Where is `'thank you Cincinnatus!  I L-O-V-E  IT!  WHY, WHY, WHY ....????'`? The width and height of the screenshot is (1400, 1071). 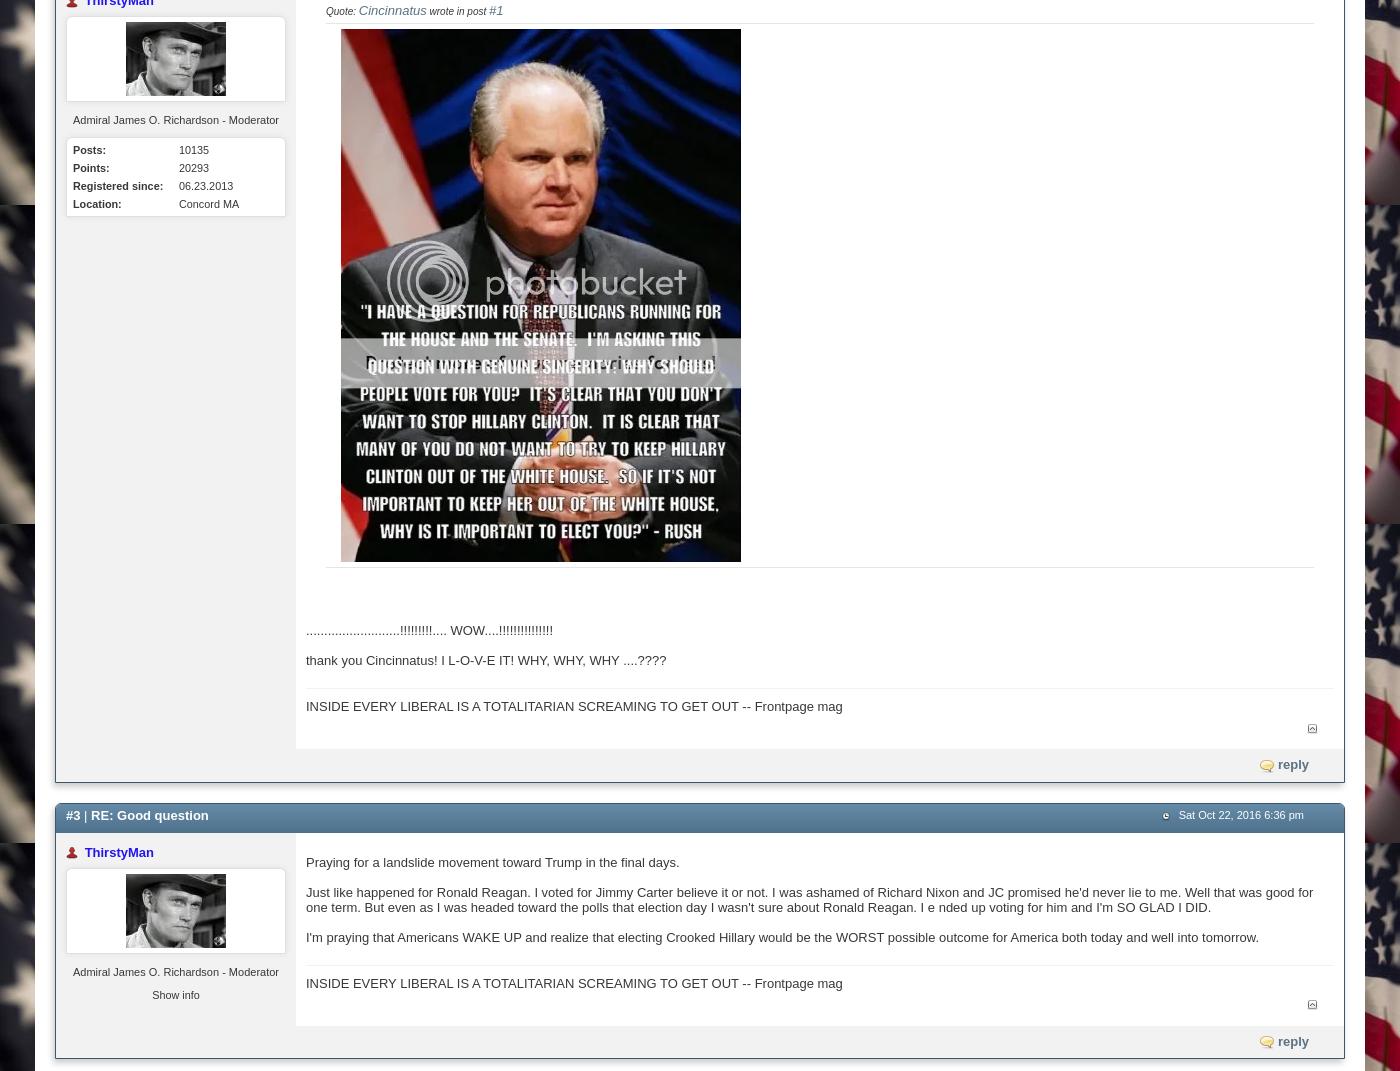
'thank you Cincinnatus!  I L-O-V-E  IT!  WHY, WHY, WHY ....????' is located at coordinates (485, 659).